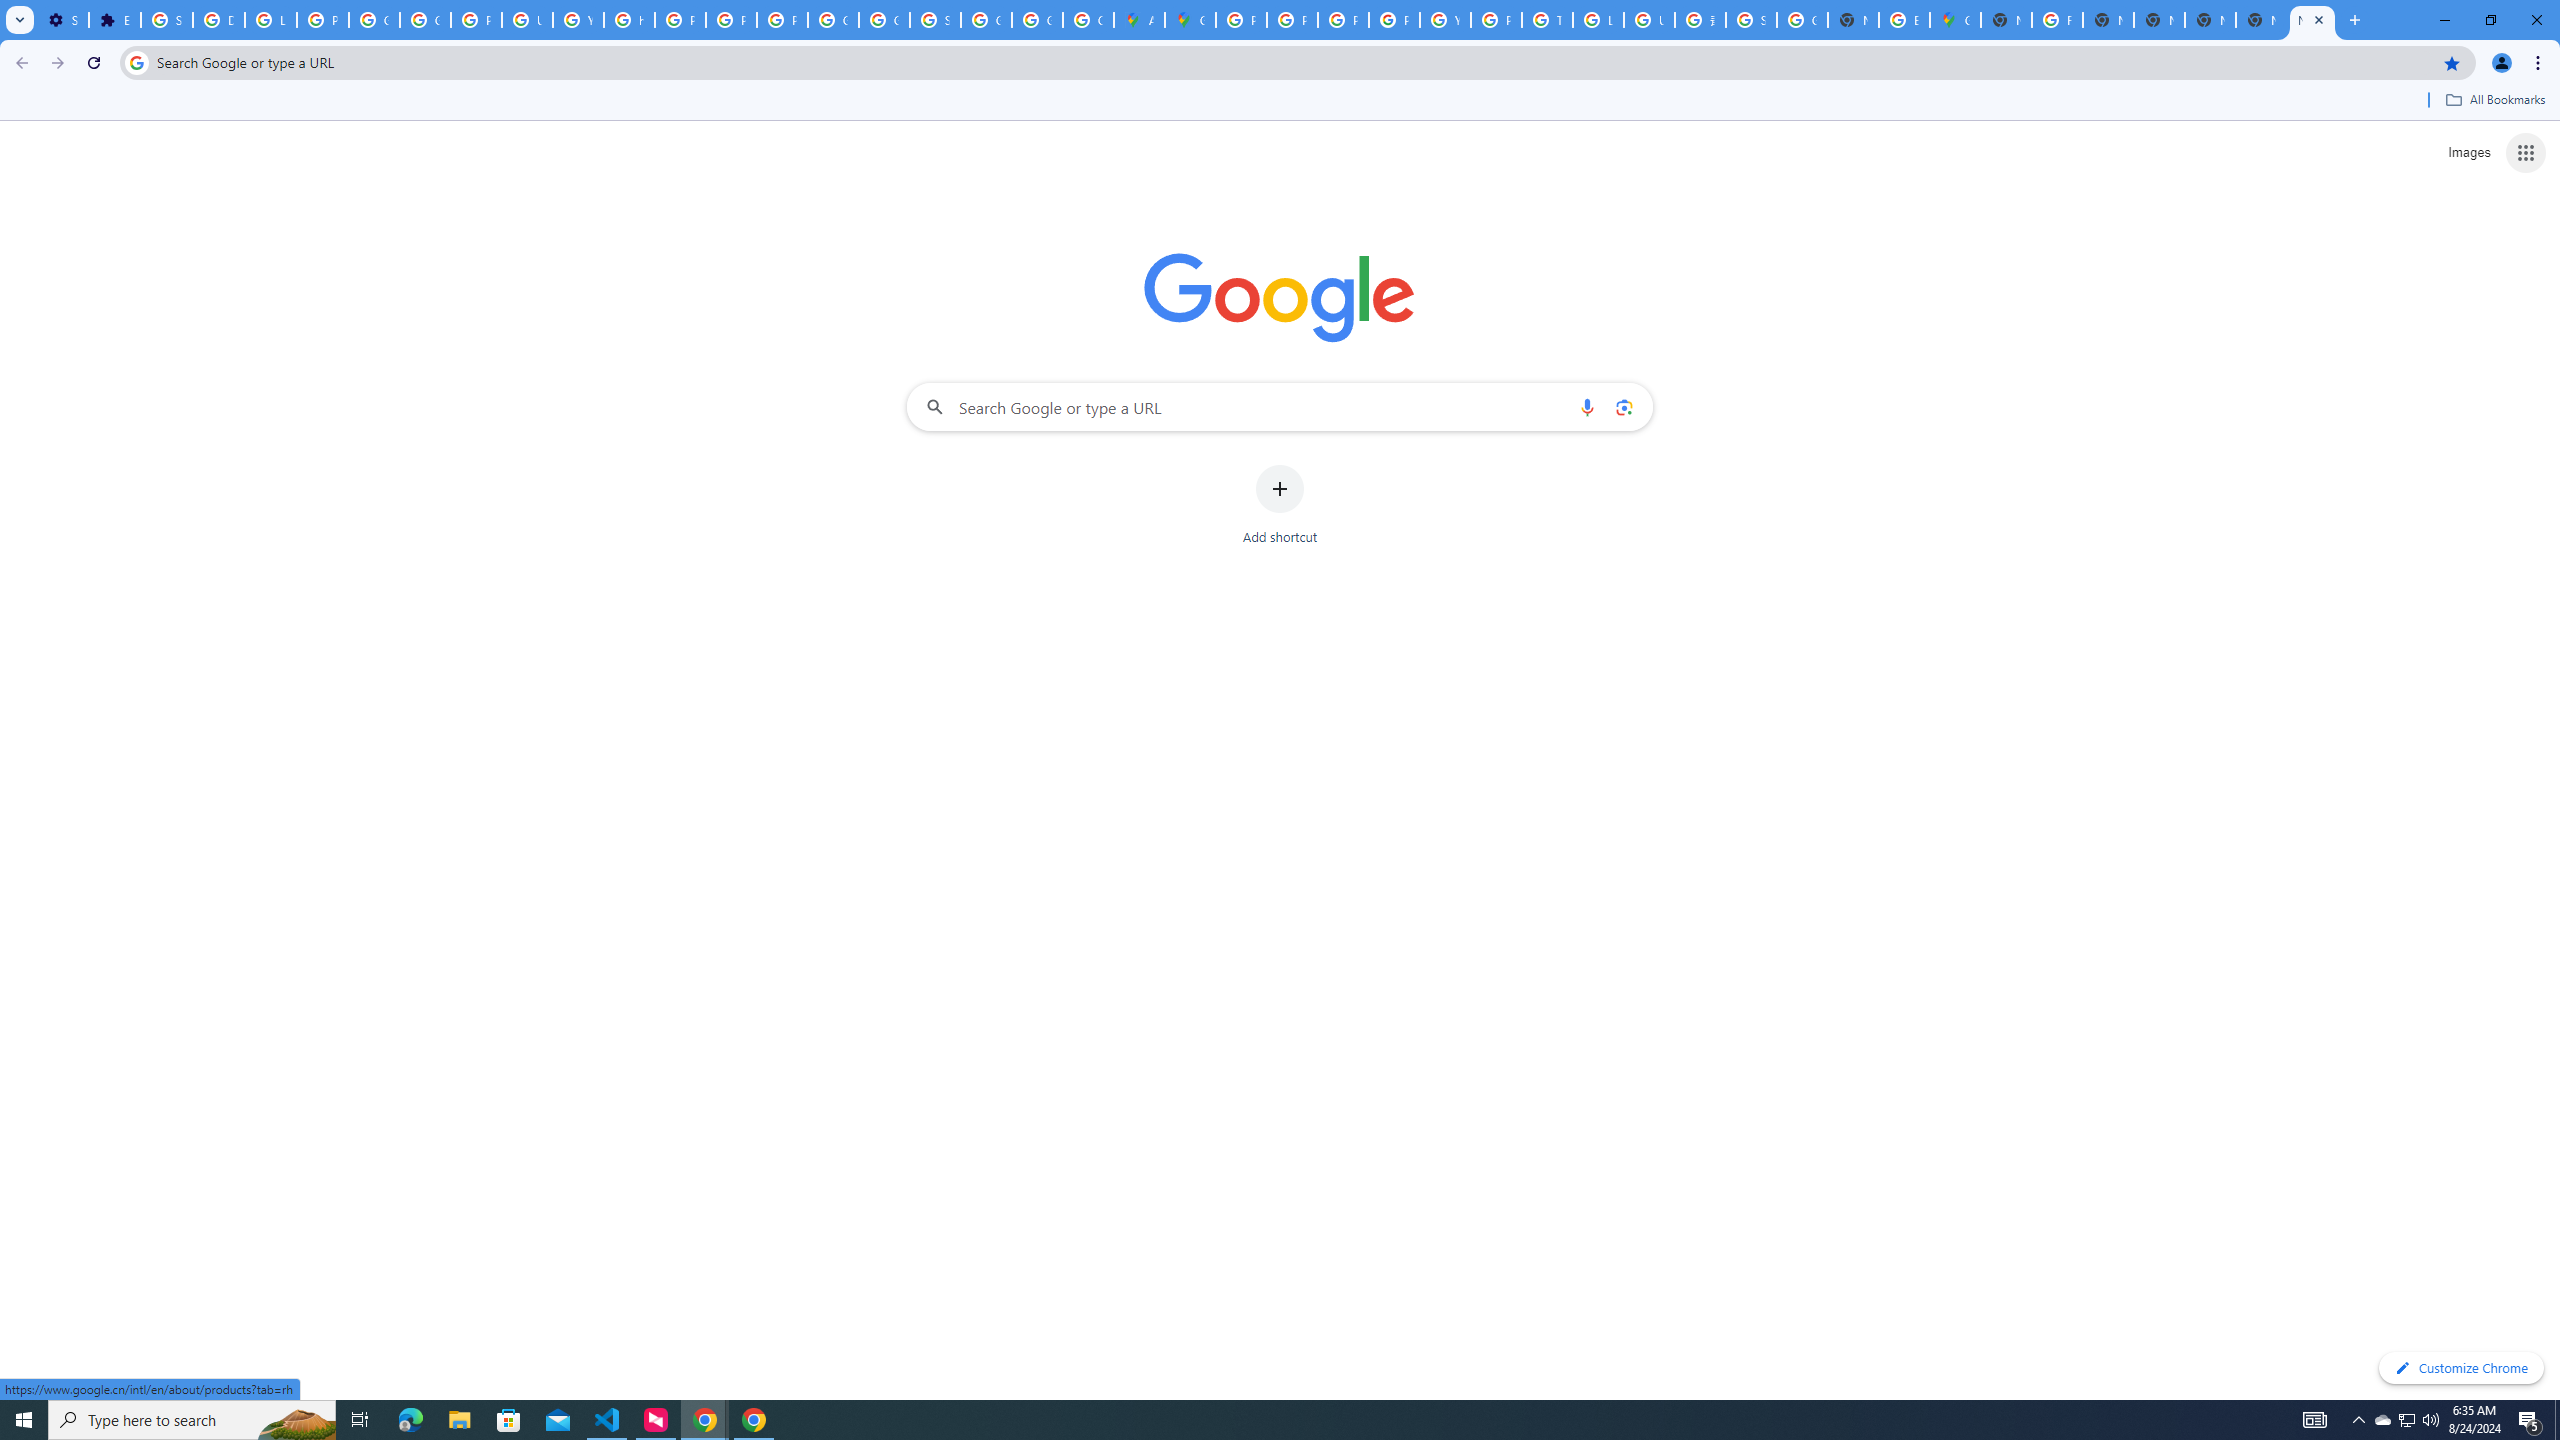 Image resolution: width=2560 pixels, height=1440 pixels. I want to click on 'Policy Accountability and Transparency - Transparency Center', so click(1239, 19).